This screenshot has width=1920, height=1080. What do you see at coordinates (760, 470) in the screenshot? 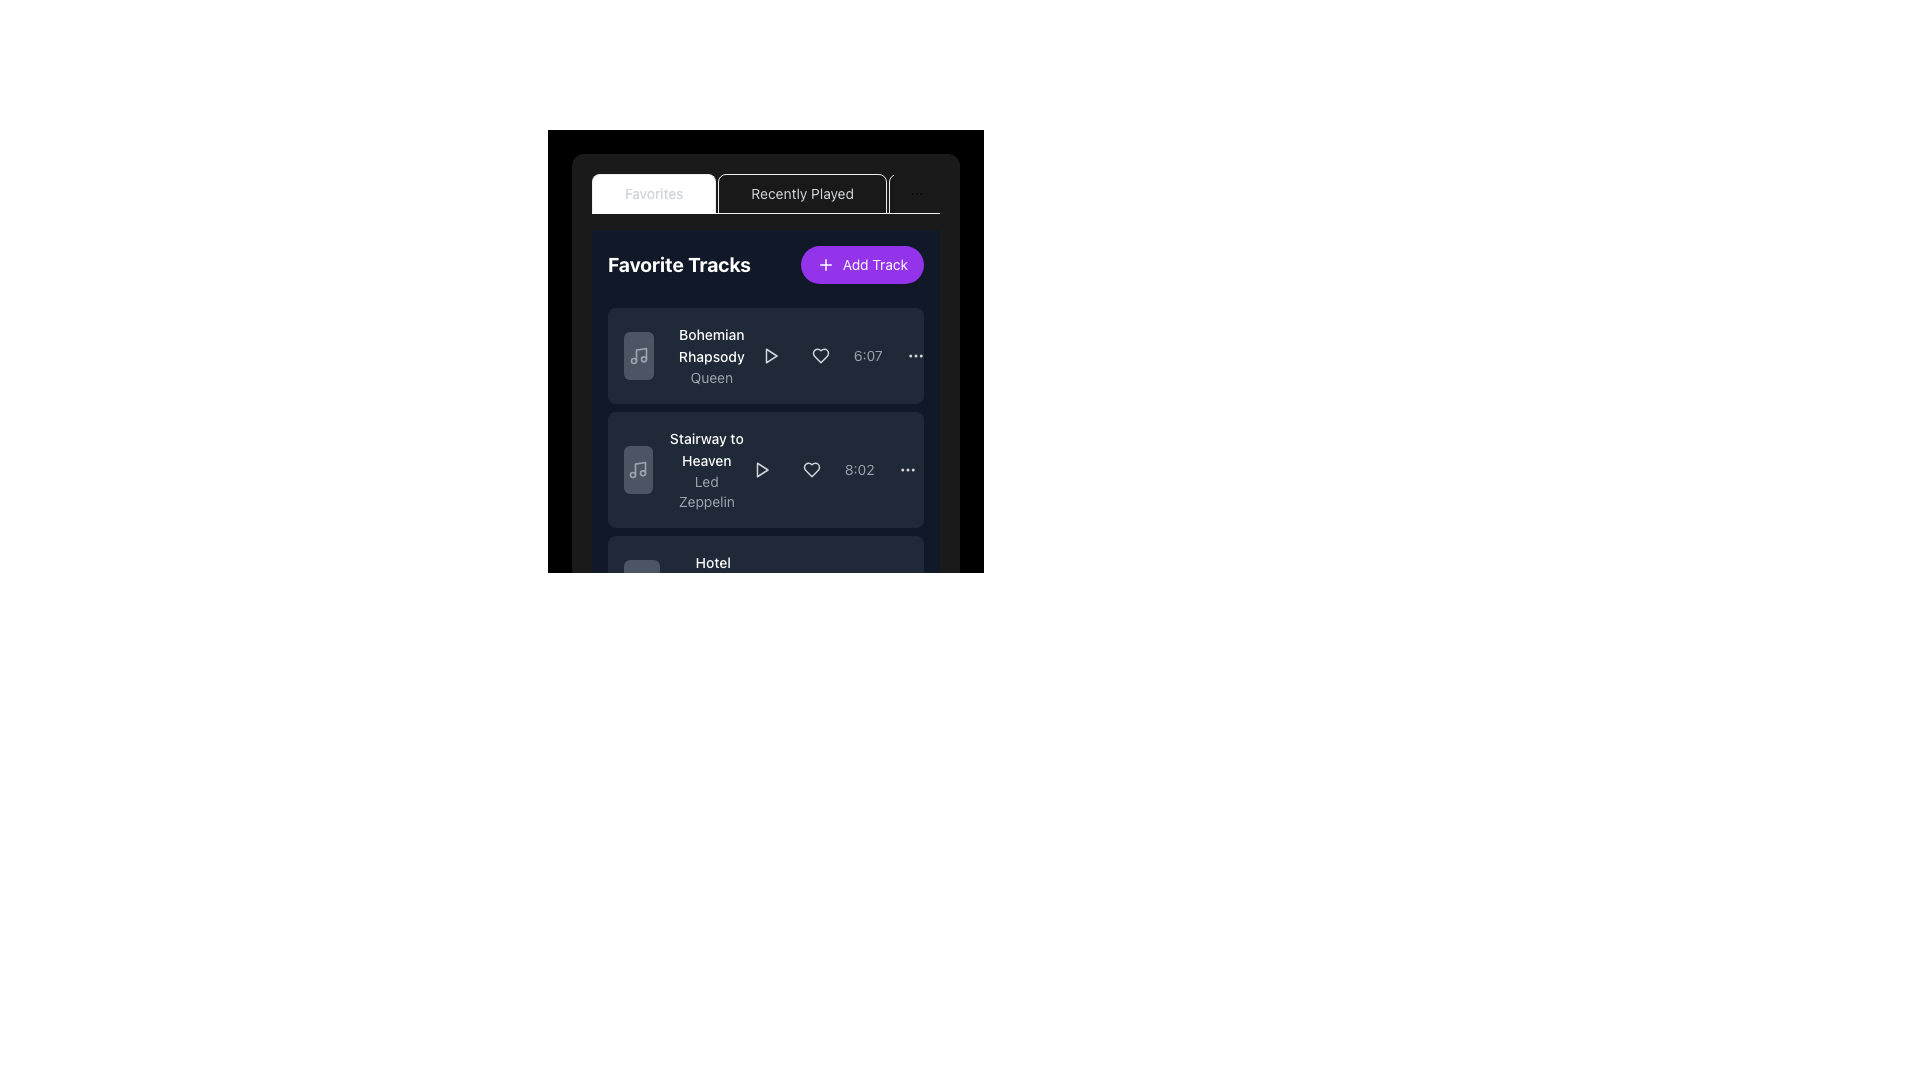
I see `the triangular play button on the dark background to play the song 'Stairway to Heaven' with a duration of '8:02'` at bounding box center [760, 470].